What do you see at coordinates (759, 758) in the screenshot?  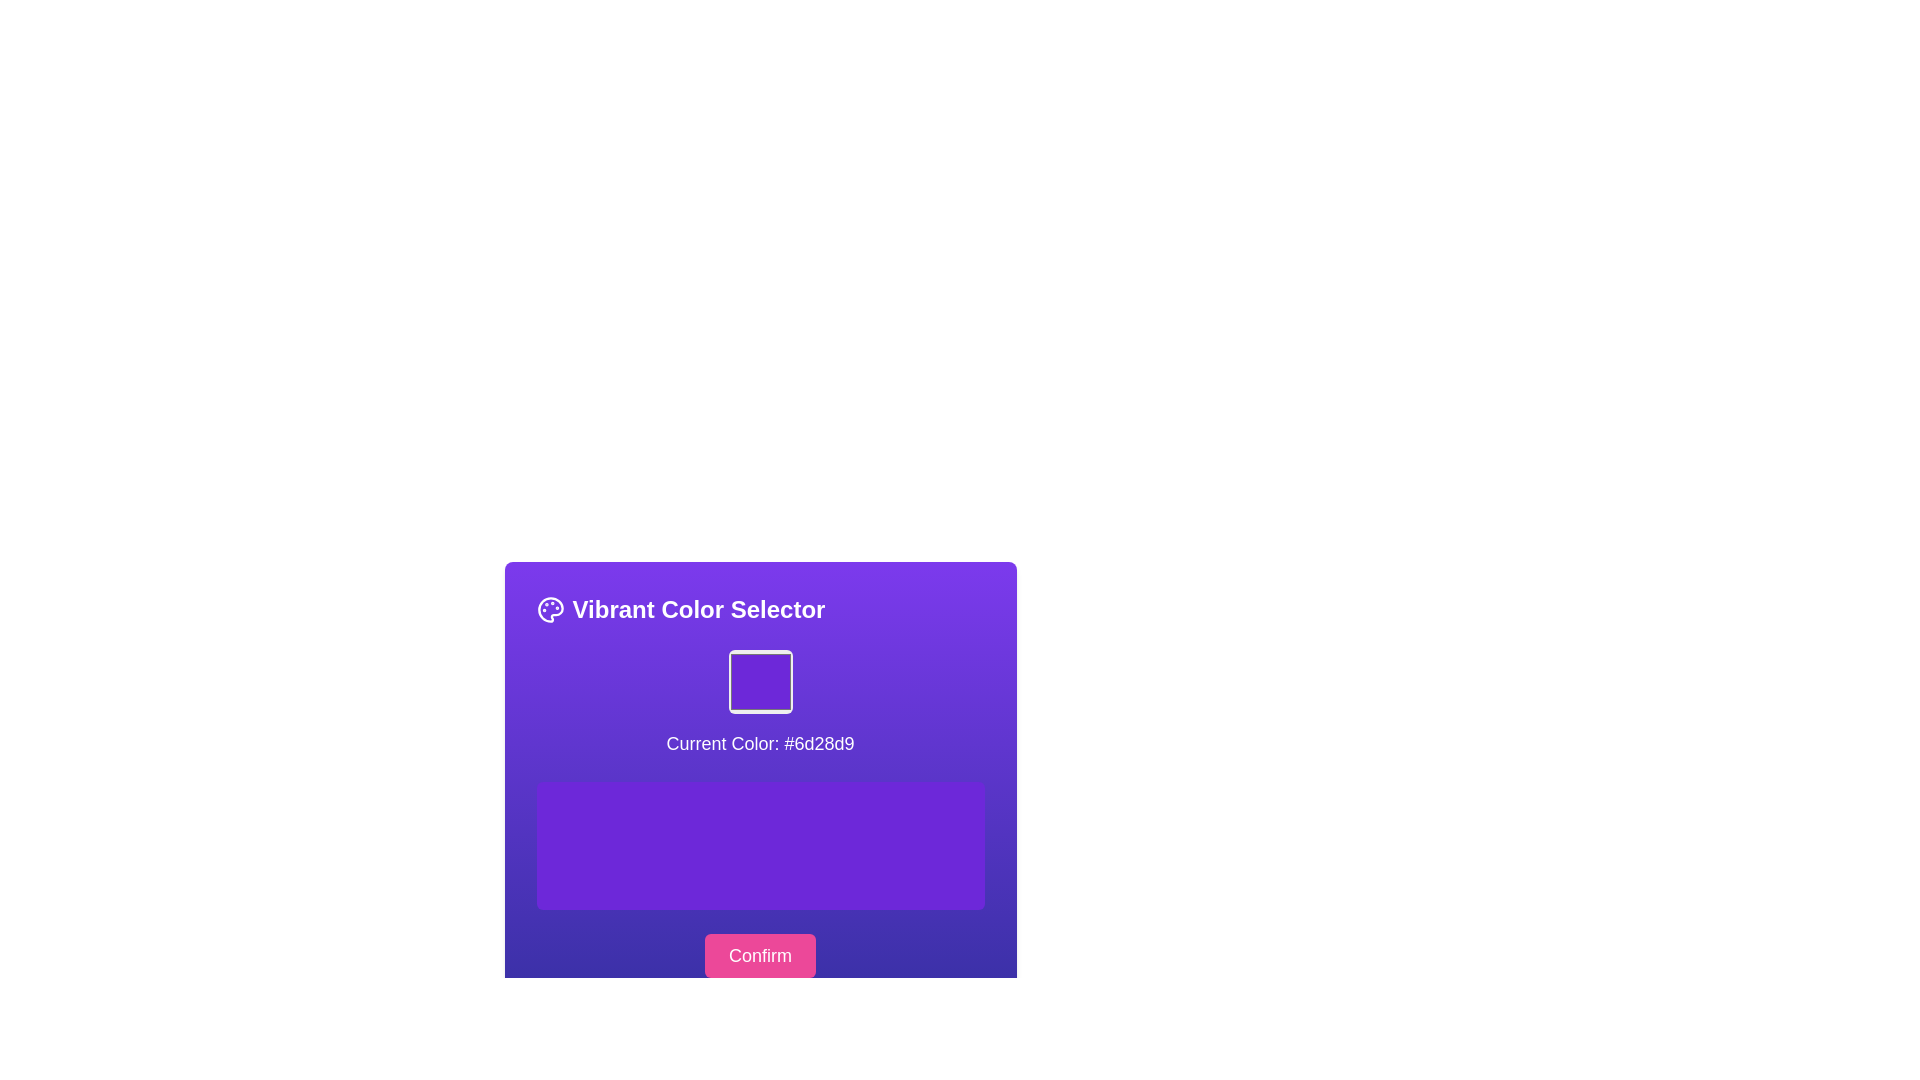 I see `the Text label that displays the currently selected color code, which is centered within the purple gradient box, located slightly below the heading text` at bounding box center [759, 758].